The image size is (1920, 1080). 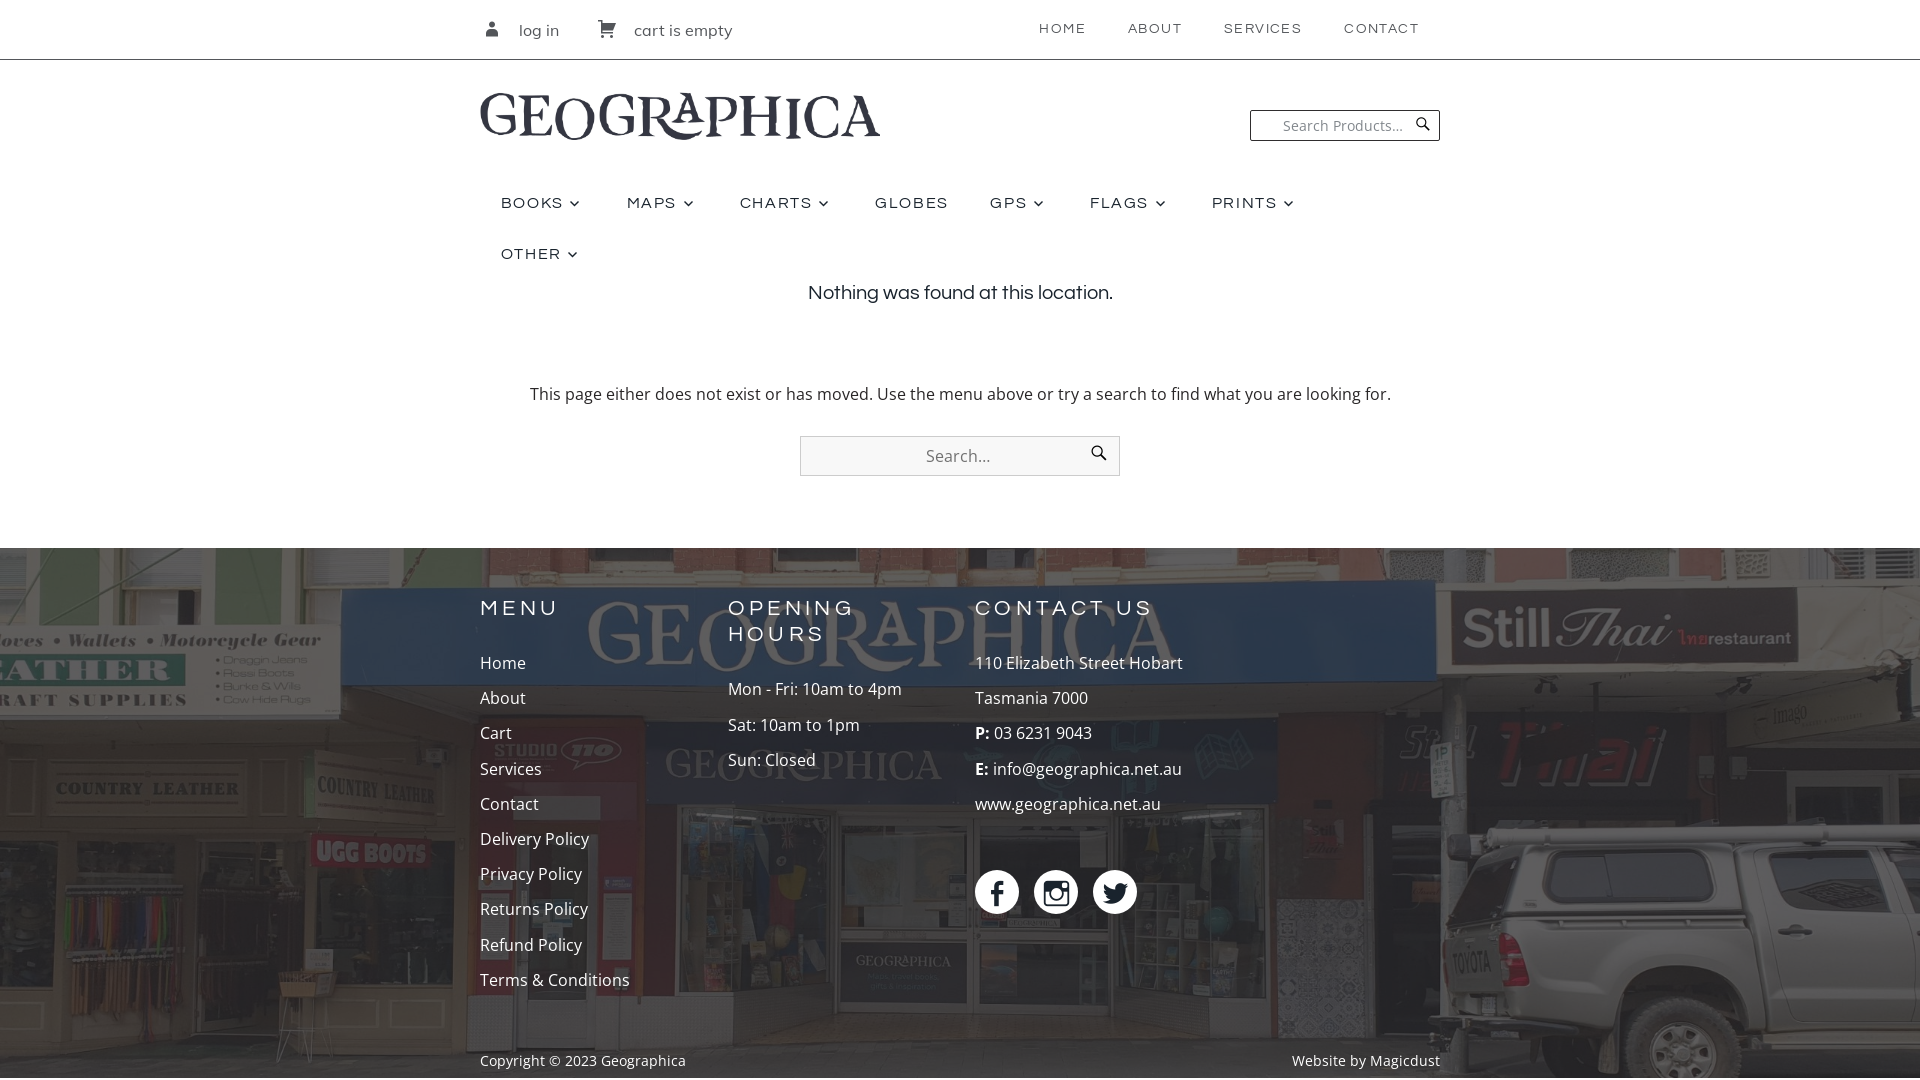 What do you see at coordinates (1323, 29) in the screenshot?
I see `'CONTACT'` at bounding box center [1323, 29].